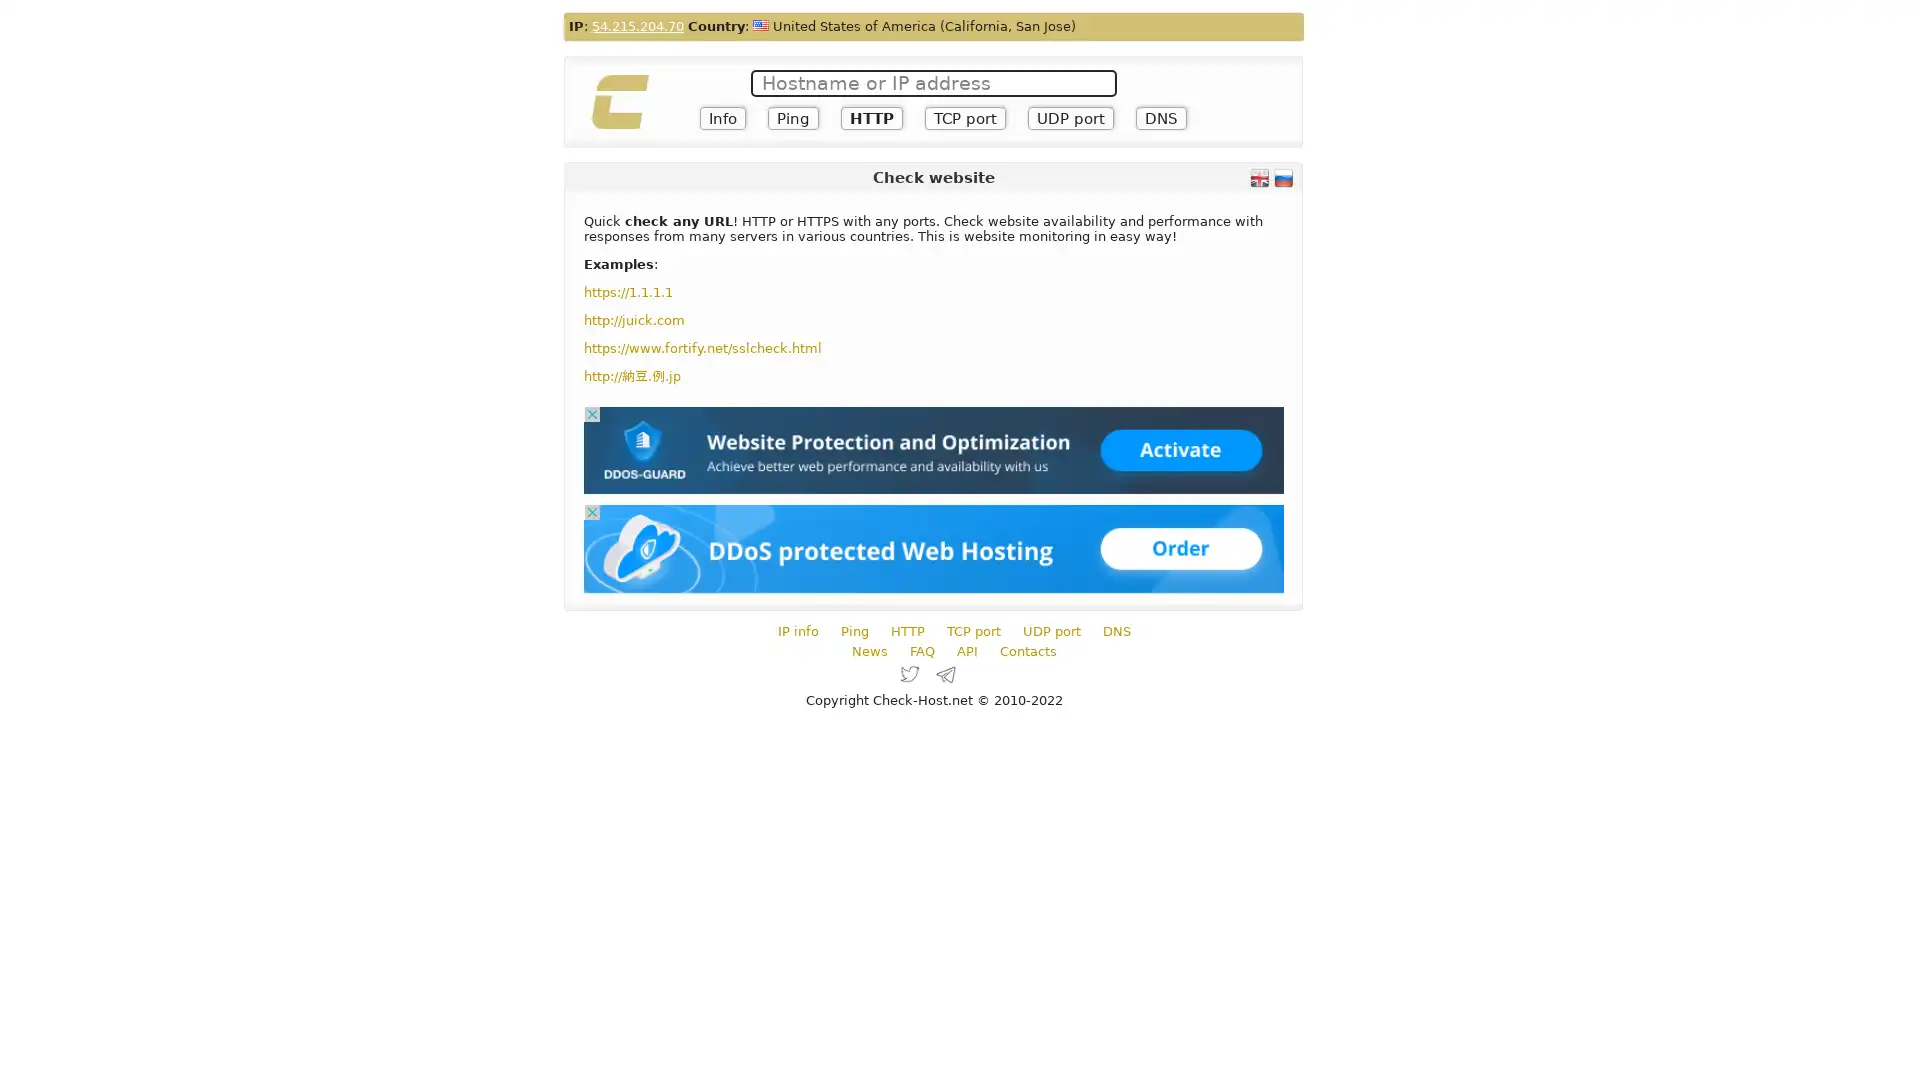 The height and width of the screenshot is (1080, 1920). I want to click on TCP port, so click(964, 118).